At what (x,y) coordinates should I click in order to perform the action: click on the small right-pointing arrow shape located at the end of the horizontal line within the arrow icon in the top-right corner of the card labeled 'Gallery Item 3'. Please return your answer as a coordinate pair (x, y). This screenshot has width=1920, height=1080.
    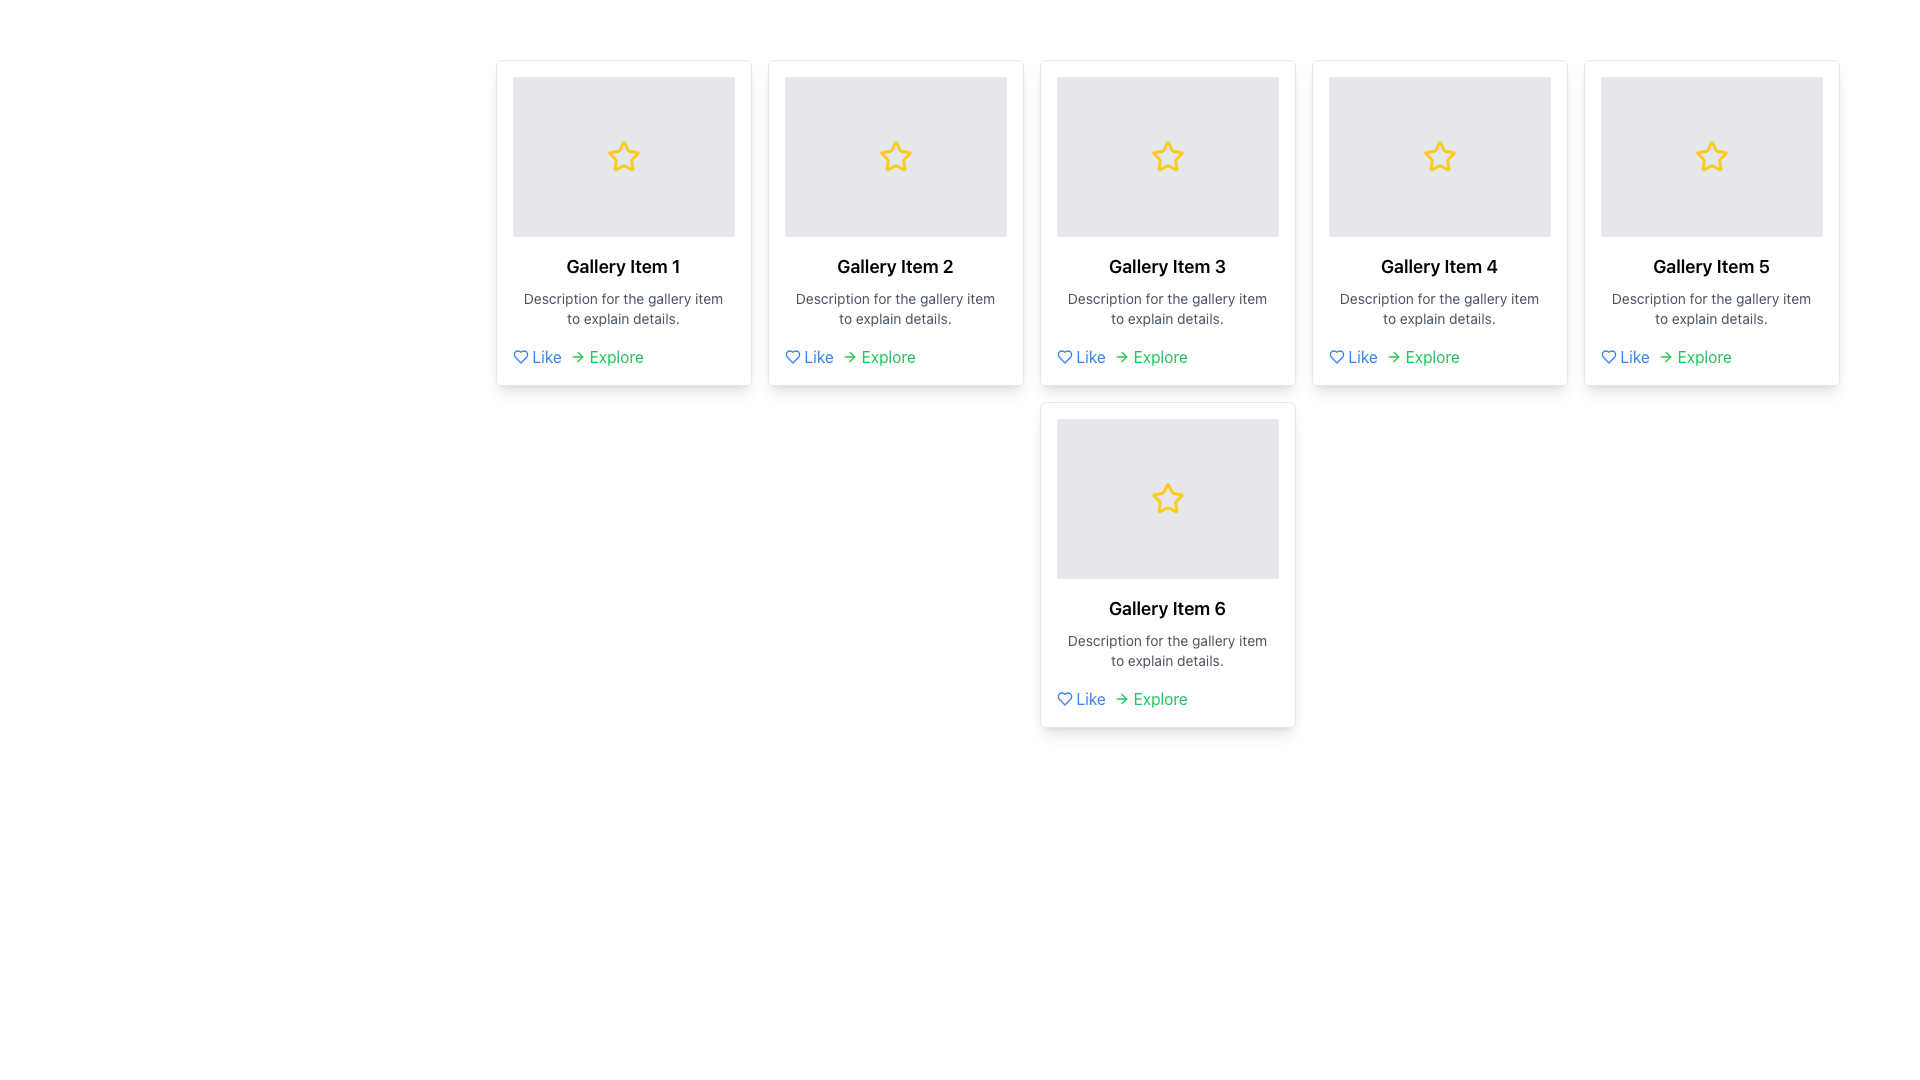
    Looking at the image, I should click on (1124, 356).